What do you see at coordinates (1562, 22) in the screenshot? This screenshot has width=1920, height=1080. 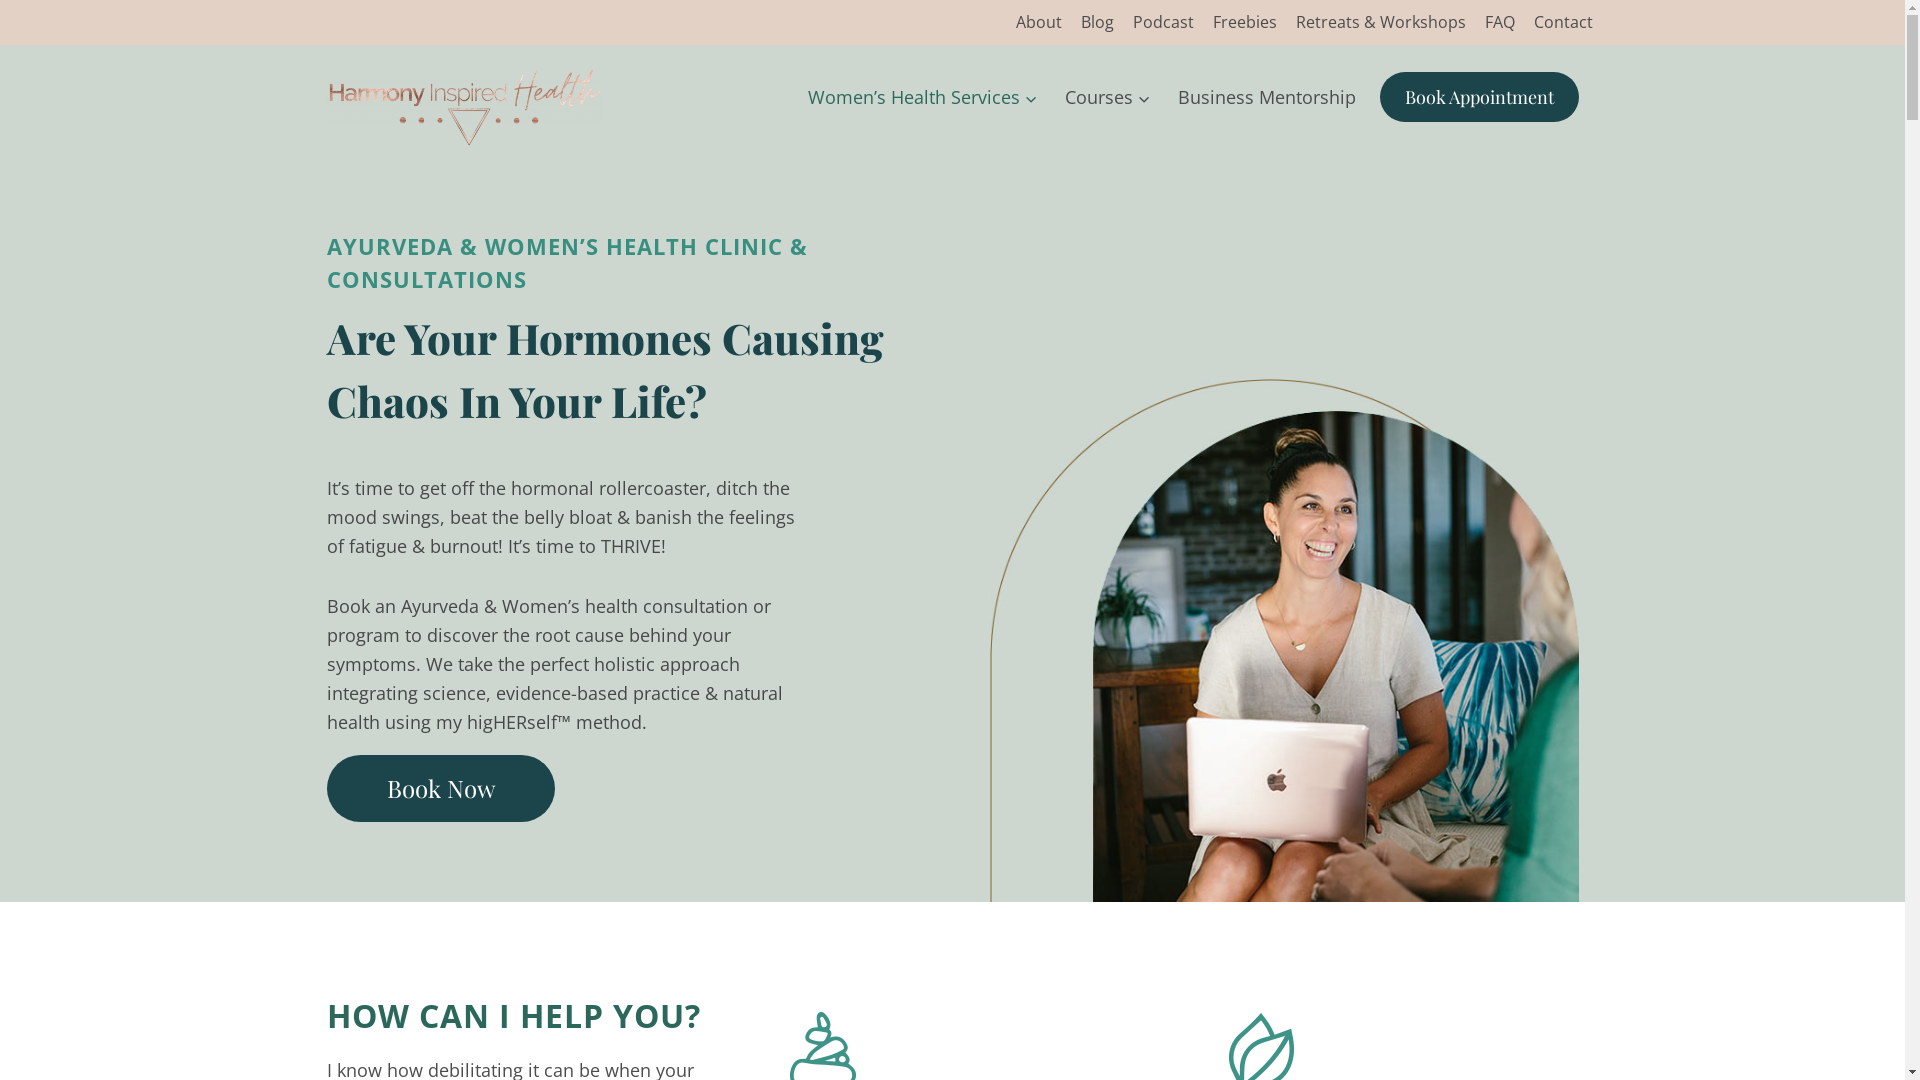 I see `'Contact'` at bounding box center [1562, 22].